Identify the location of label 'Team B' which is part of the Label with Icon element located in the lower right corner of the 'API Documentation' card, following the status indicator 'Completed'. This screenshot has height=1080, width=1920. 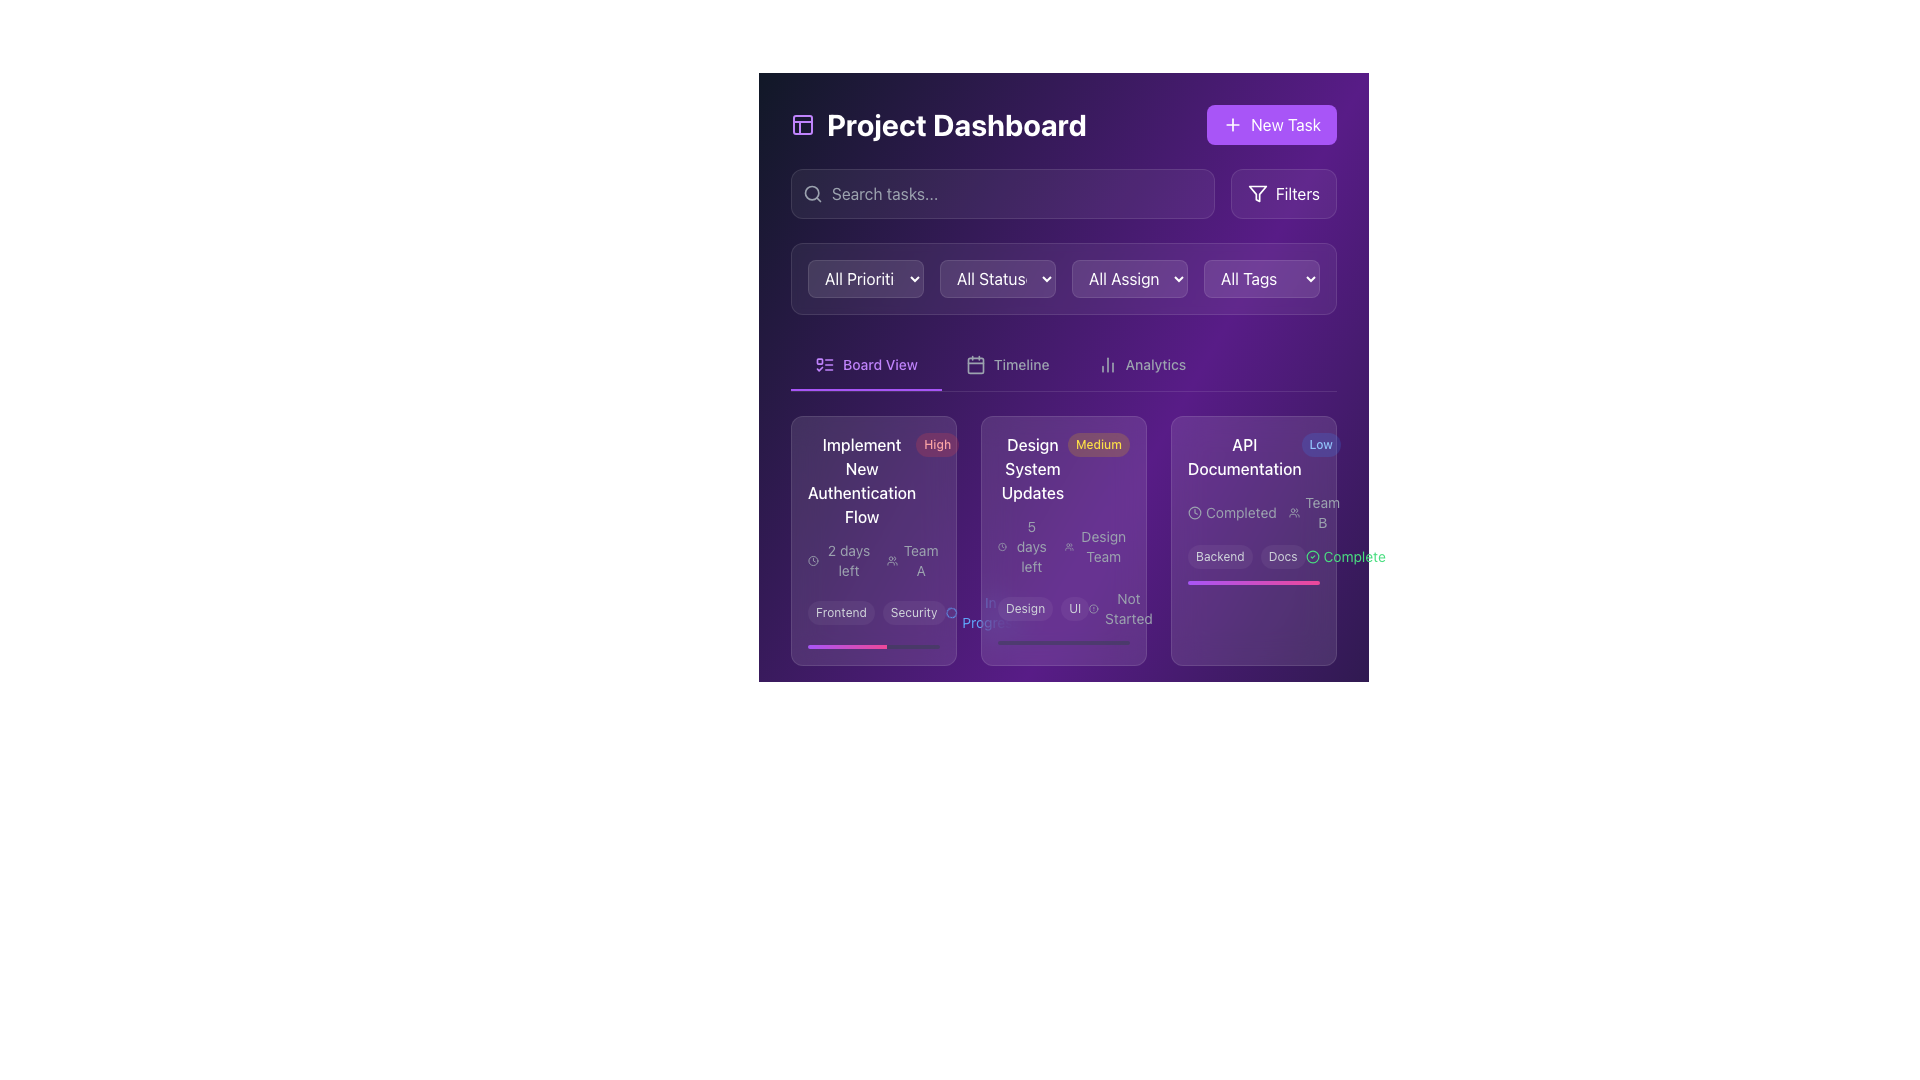
(1315, 512).